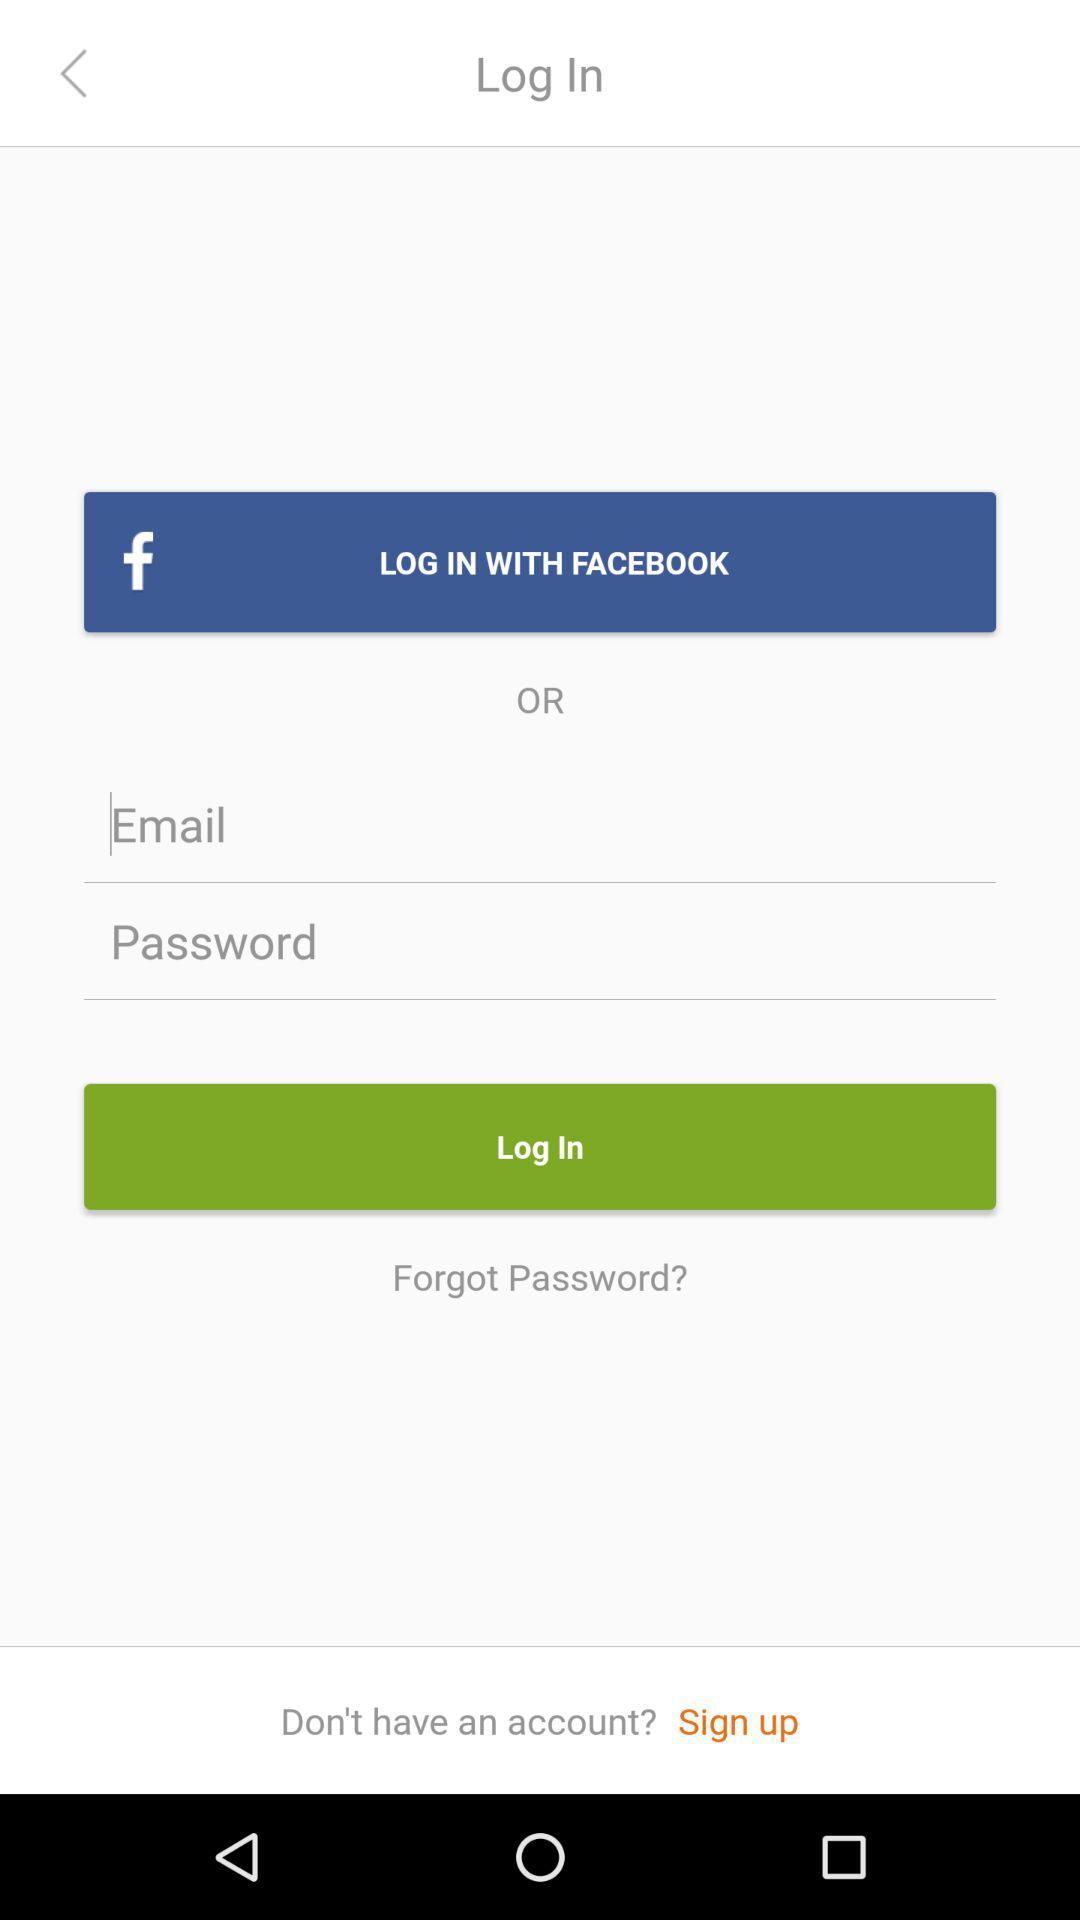 This screenshot has height=1920, width=1080. Describe the element at coordinates (72, 73) in the screenshot. I see `the arrow_backward icon` at that location.